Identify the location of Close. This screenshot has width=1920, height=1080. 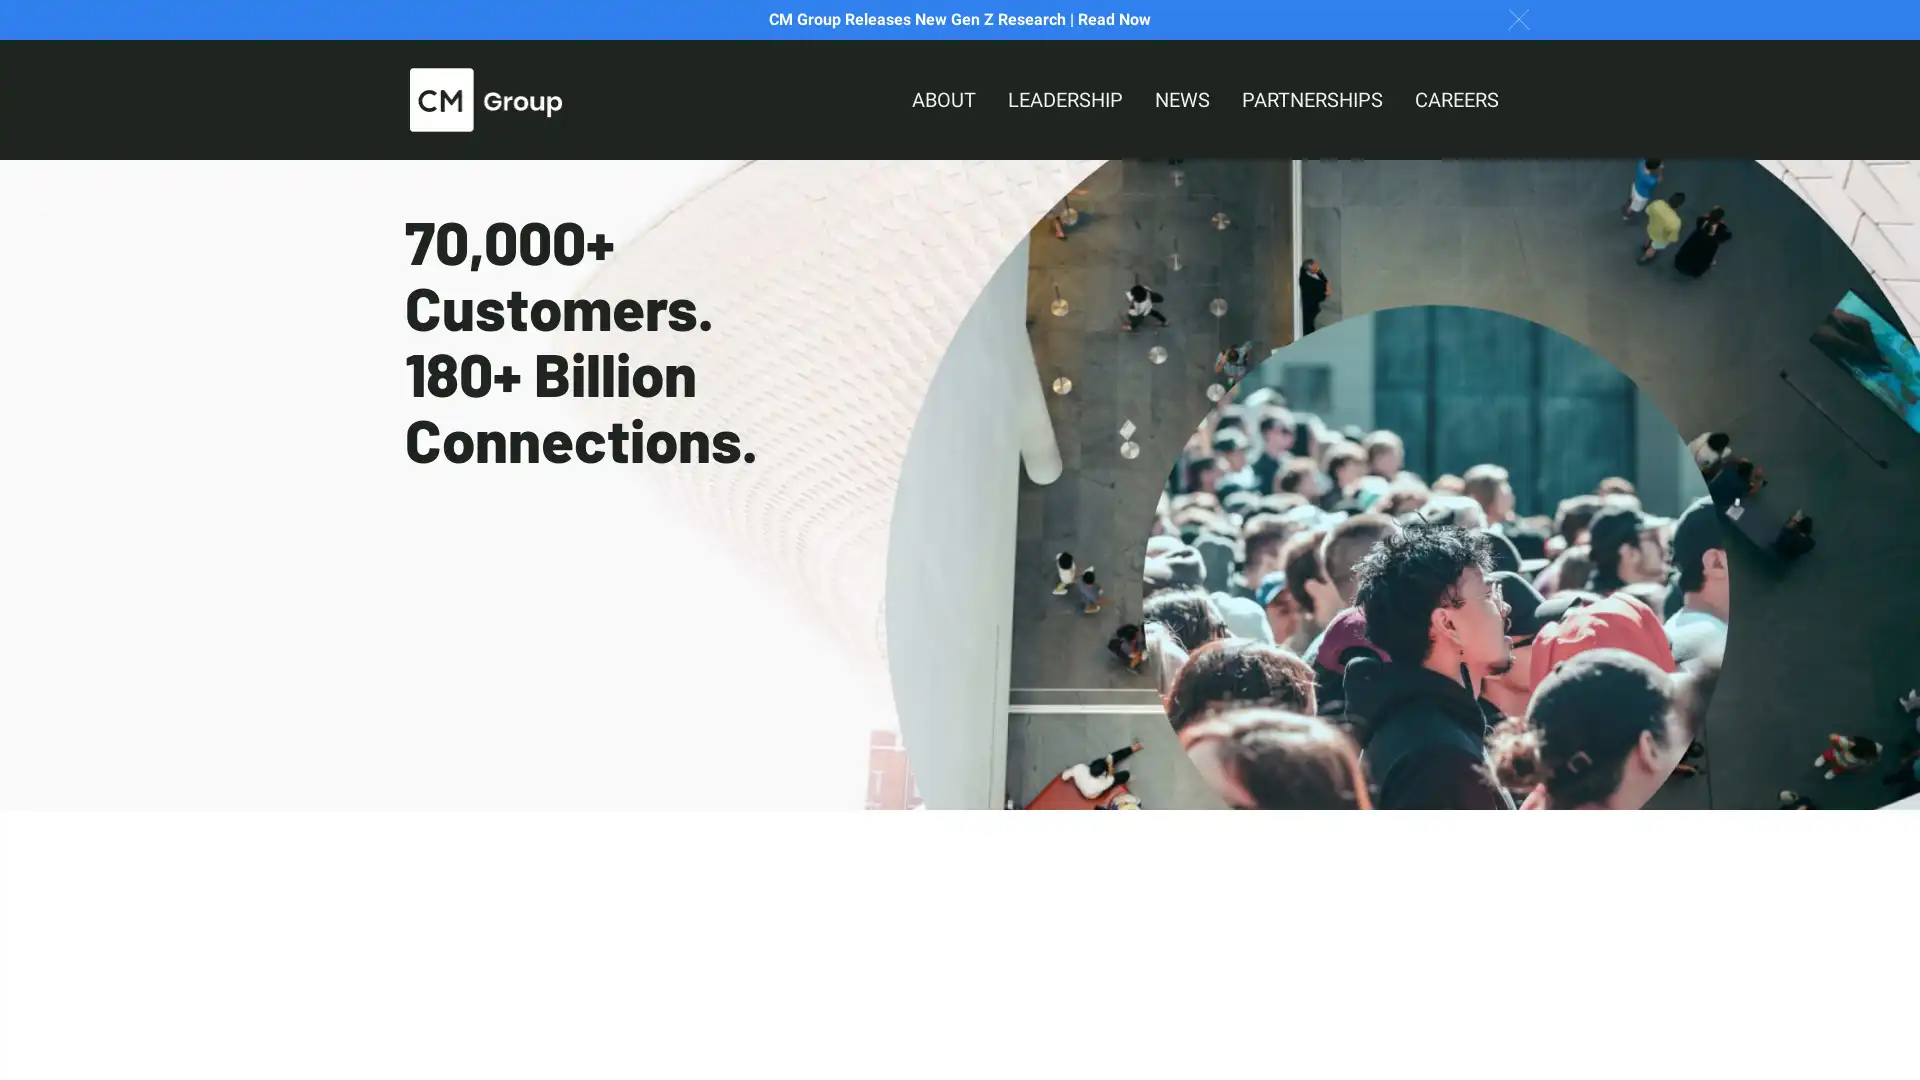
(1518, 18).